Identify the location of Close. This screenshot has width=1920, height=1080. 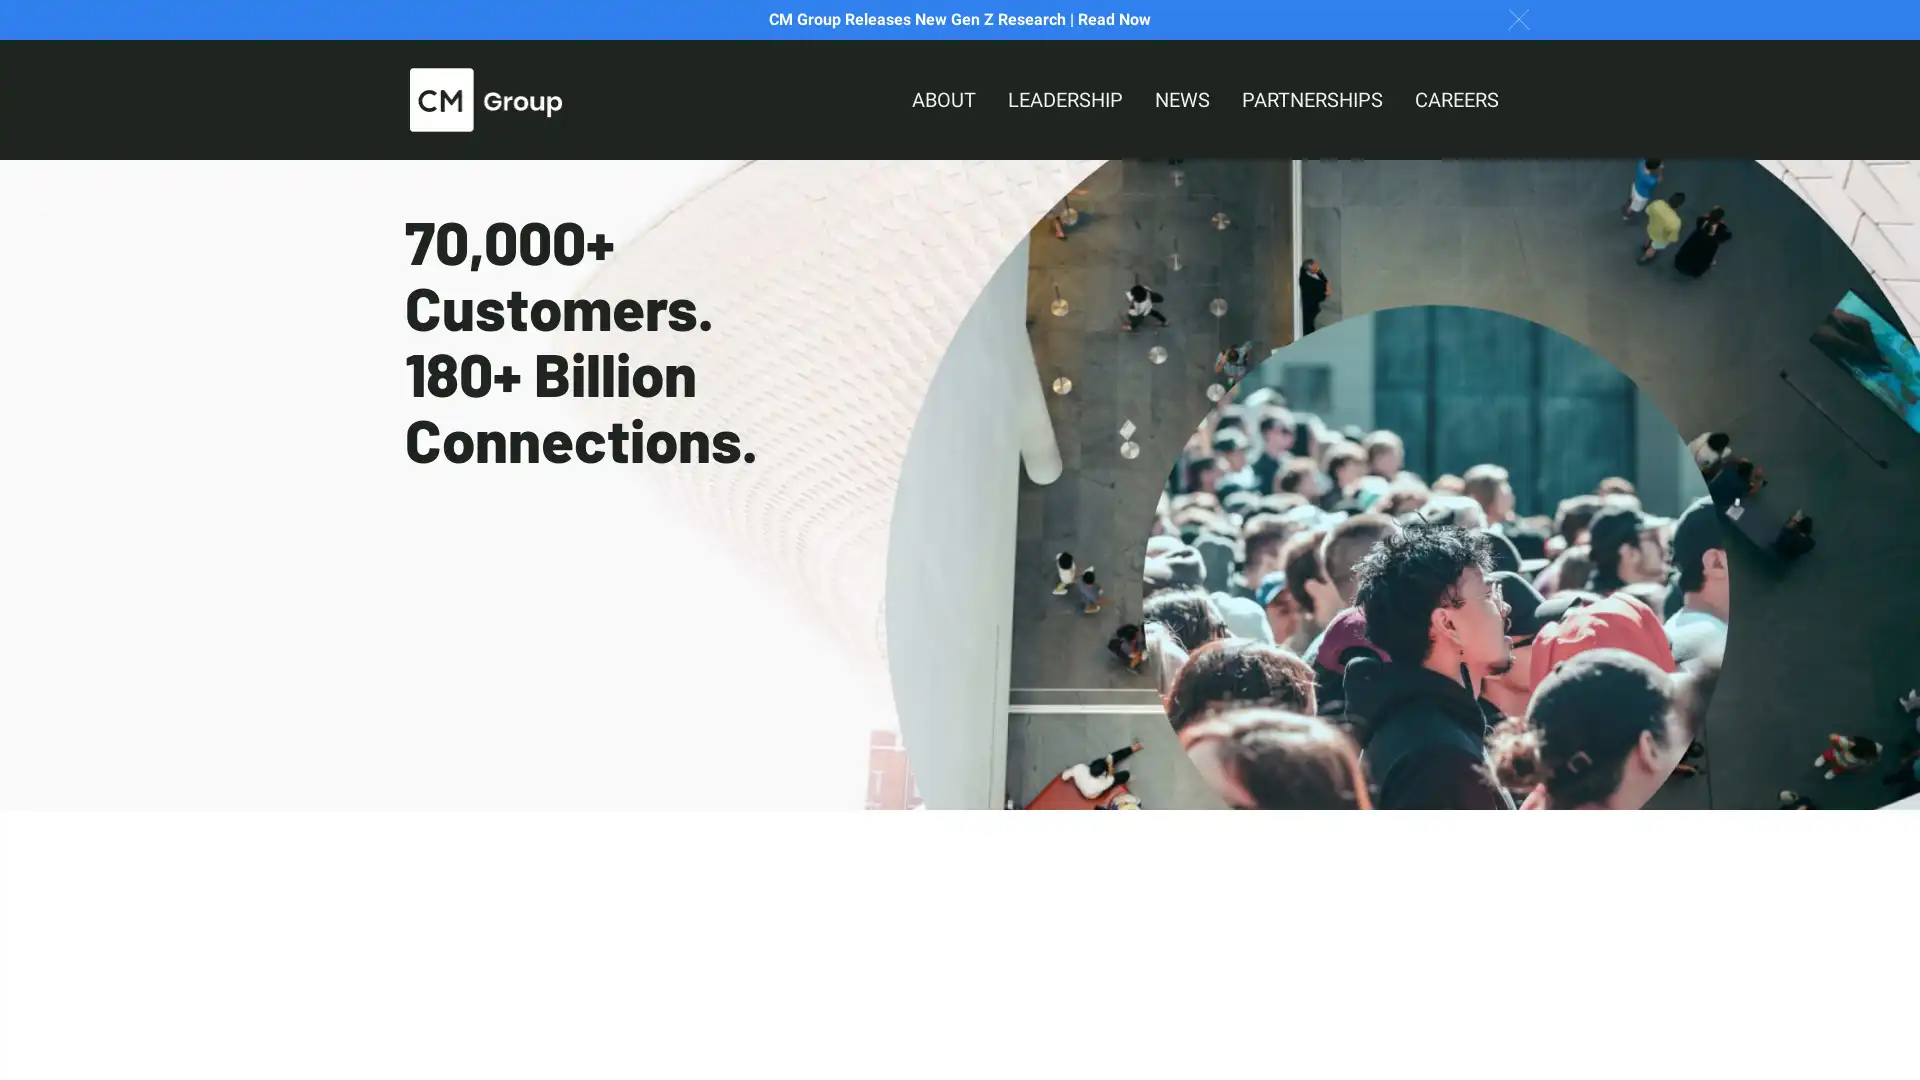
(1518, 18).